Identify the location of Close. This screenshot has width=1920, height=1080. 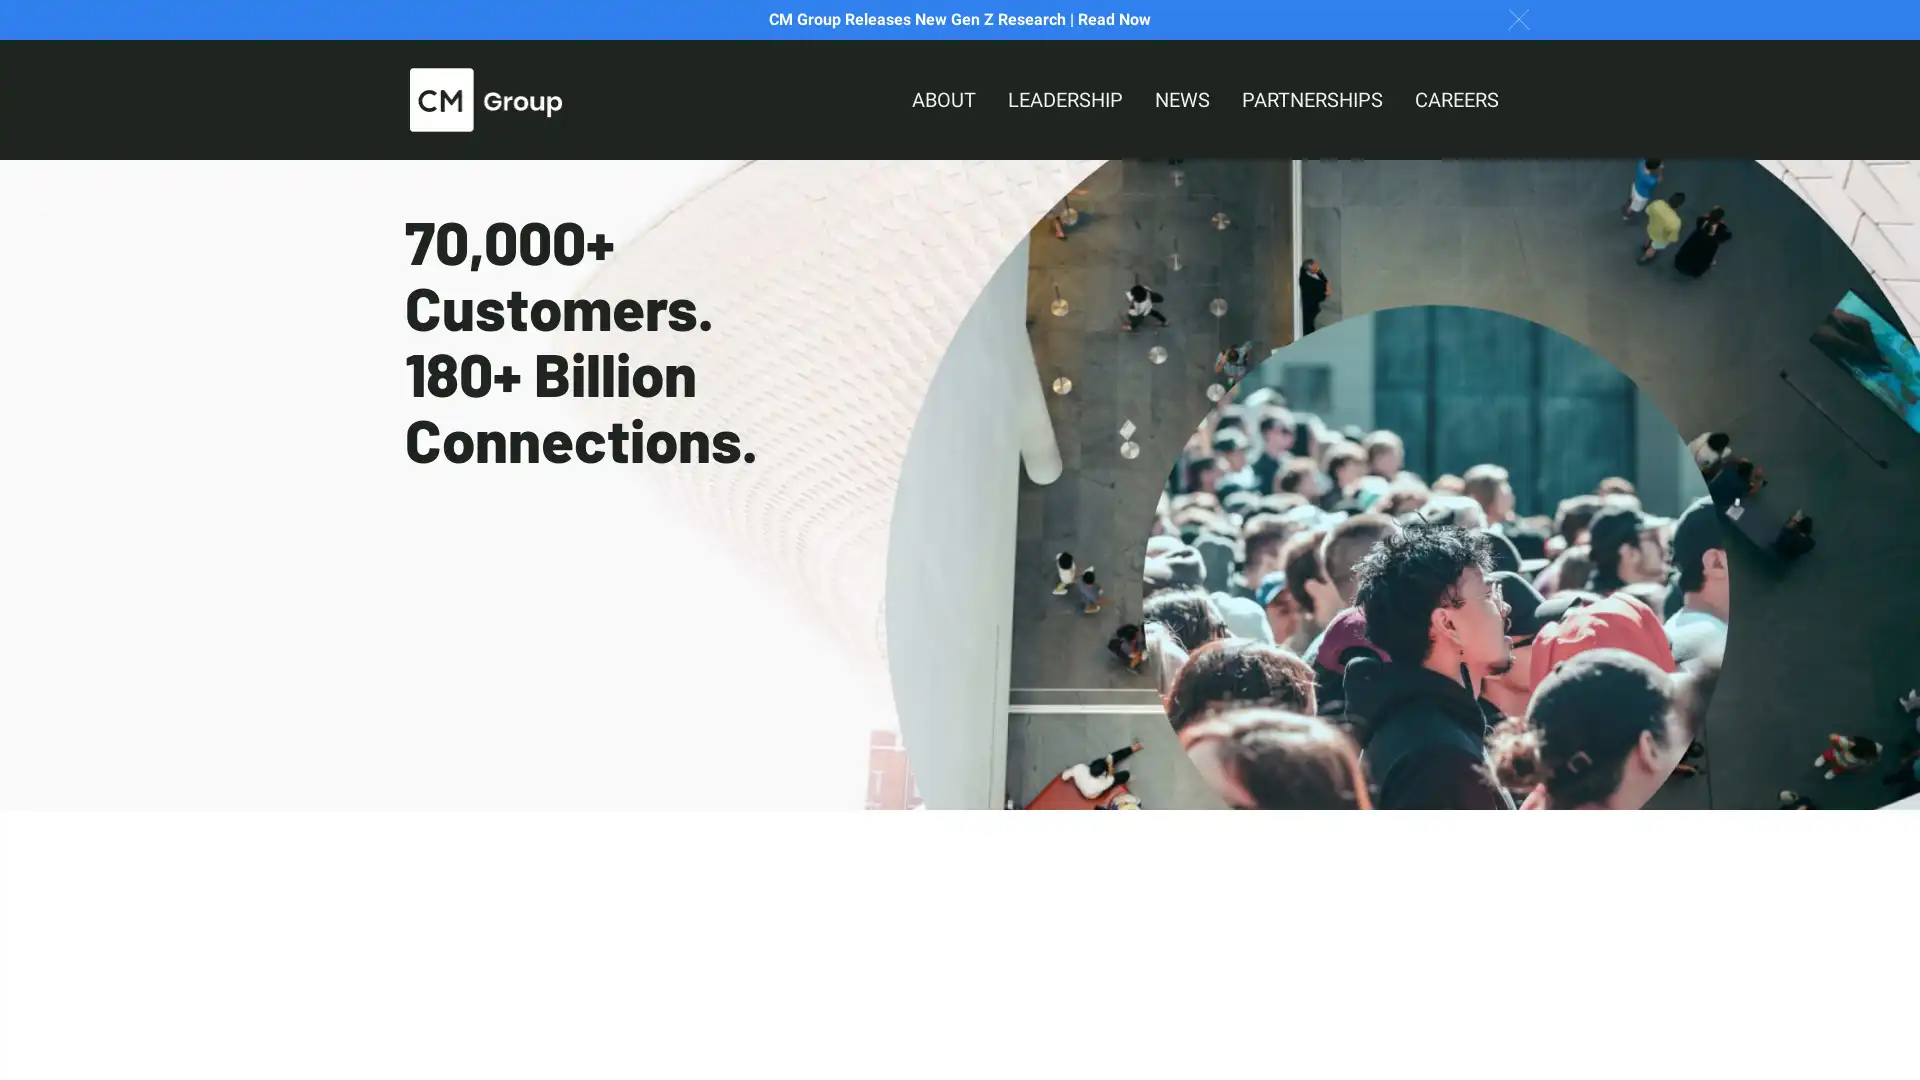
(1518, 18).